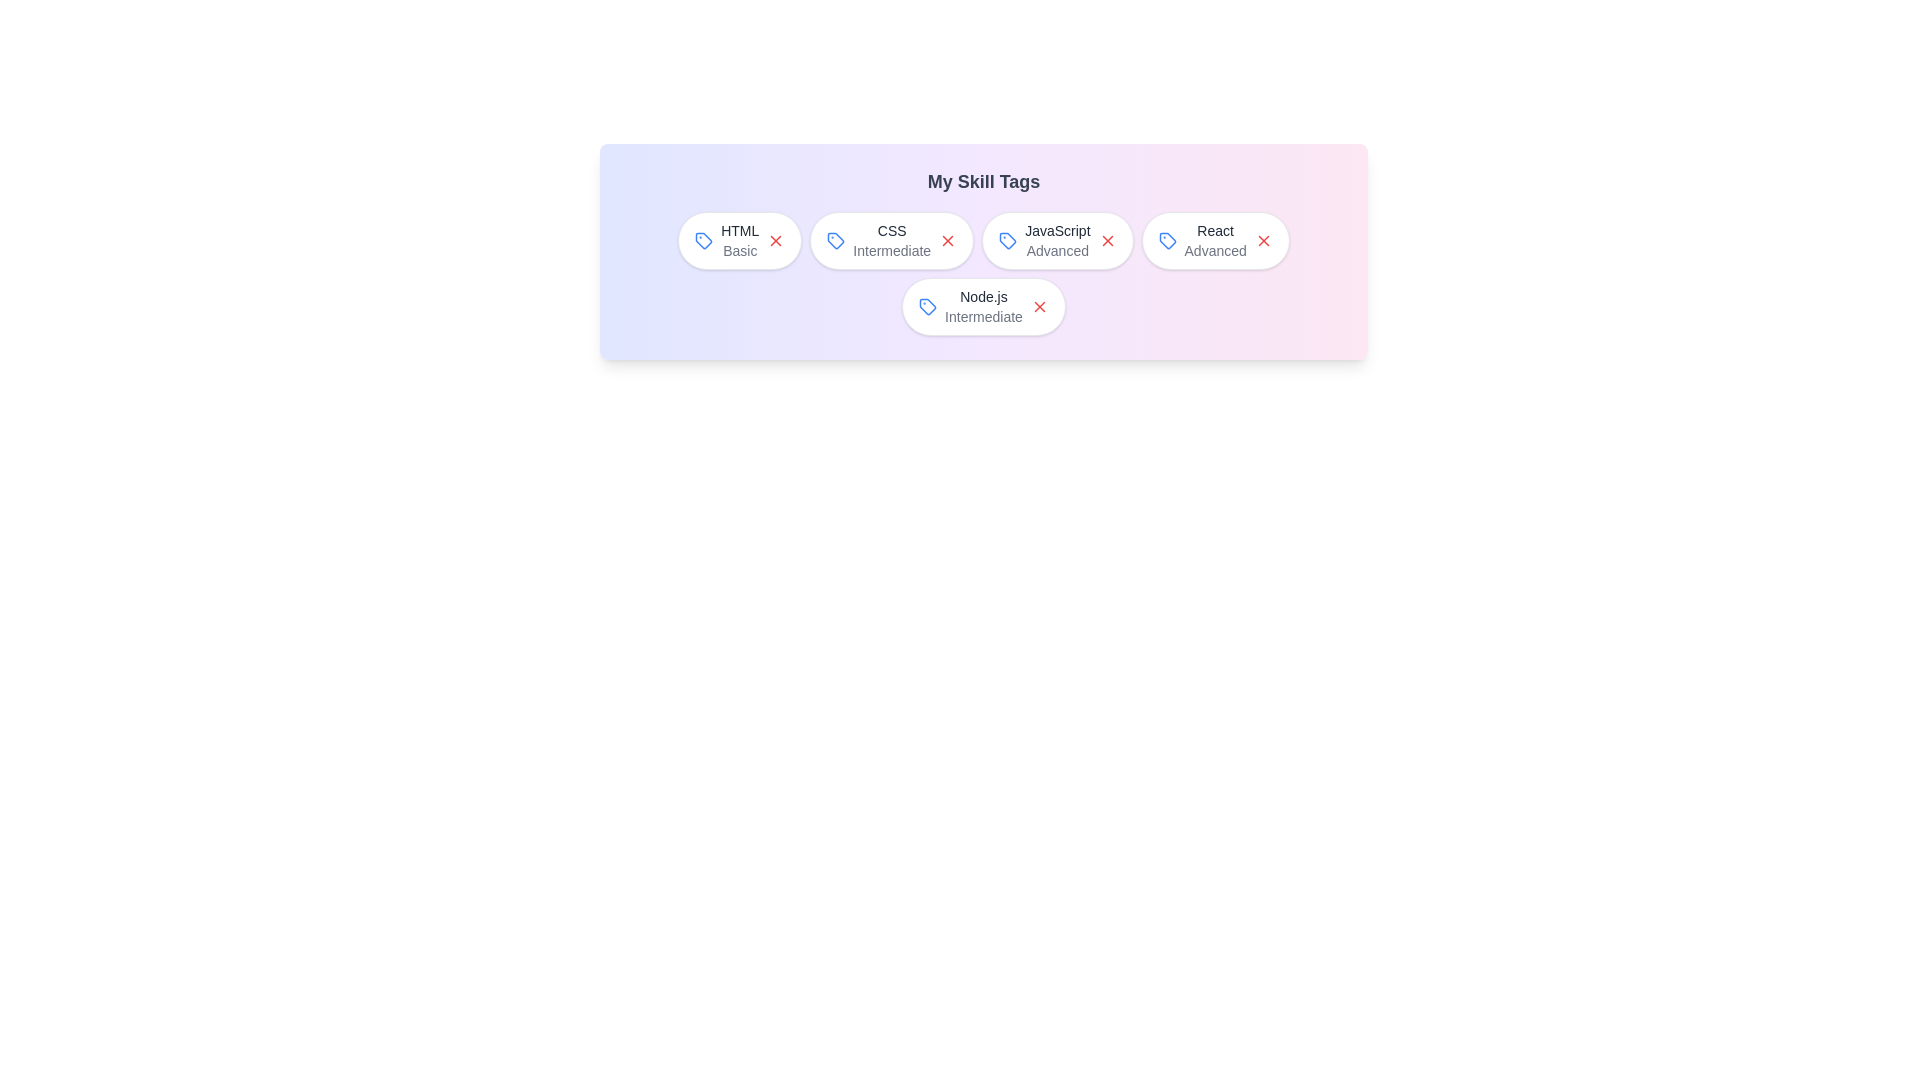 Image resolution: width=1920 pixels, height=1080 pixels. What do you see at coordinates (927, 307) in the screenshot?
I see `the tag icon next to the skill Node.js` at bounding box center [927, 307].